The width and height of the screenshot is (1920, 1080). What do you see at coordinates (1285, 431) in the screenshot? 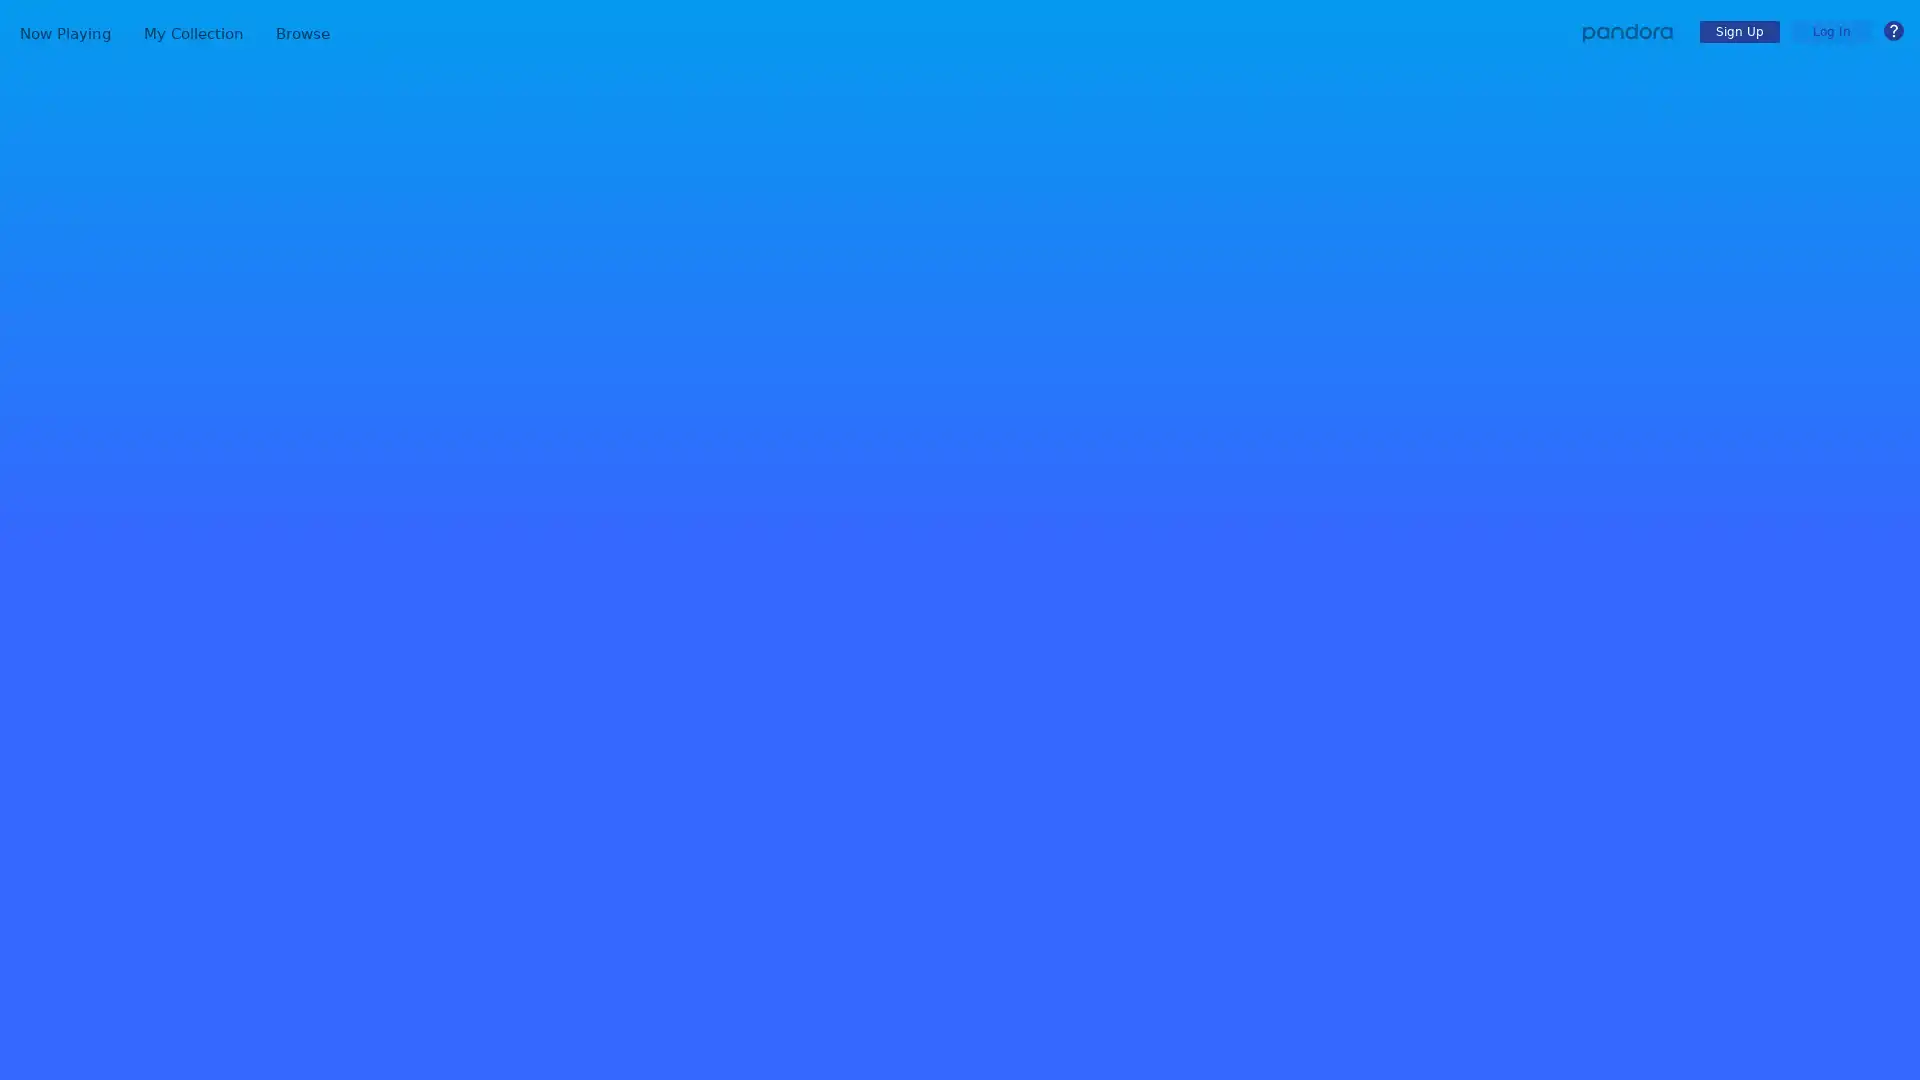
I see `Play Ep. 48 | Argo AIs Hardware VP Talks Autonomous Vehicles and Single Photon Lidar Ep. 48 | Argo AIs Hardware VP Talks Autonomous Vehicles and Single Photon Lidar Jun 21, 2022 53:29 more ... When your junior high school balsa wood bridge is the envy of MIT professors, it is probably a good bet you will have a distinguished engineering career. Argo AIs VP of Firmware and Hardware Zach Little knew from a pretty early age that he wanted to work in technology. But not even he could have imagined the diverse set of companies he would work for. Zach already had a fascinating career arc prior to joining Argo AI. And now he is working on advanced hardware and firmware to make fully autonomous driving a reality. In this entertaining interview with Moores Lobbys Daniel Bogdanoff, Zach retraces his career path and talks about the current challenges and opportunities when building AVs in collaboration with Volkswagen and Ford. There are a lot of good tech discussions that you will not want to miss including single-photon lidar detection and the challenges of detecting black cars at long range. Other highlights include: How the west coast beckoned this midwestern young man with...free soda? The different challenges posed by developing AVs for both Miami and Munich The connection between USB keyboards and AVs Zachs uncomfortable first ride in an autonomous vehicle` at bounding box center [1285, 431].